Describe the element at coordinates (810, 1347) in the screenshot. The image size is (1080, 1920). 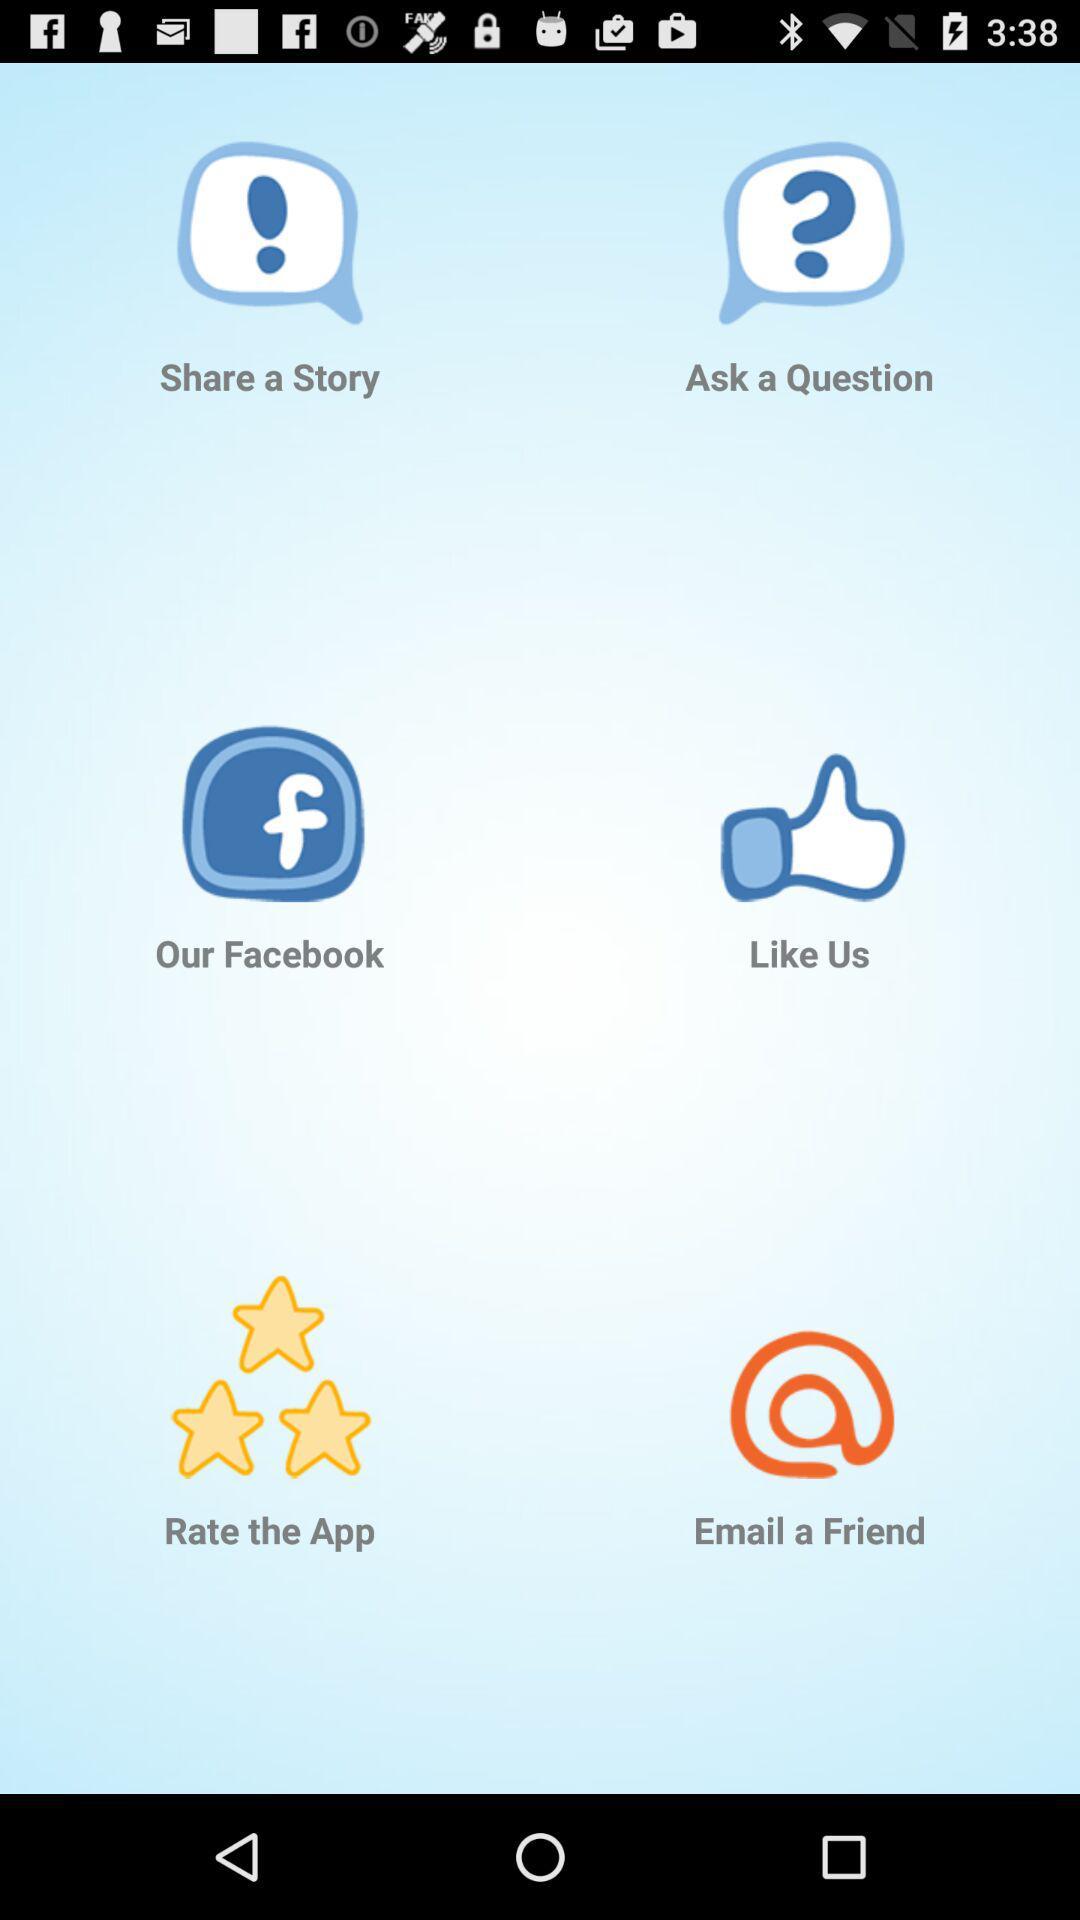
I see `the icon above email a friend app` at that location.